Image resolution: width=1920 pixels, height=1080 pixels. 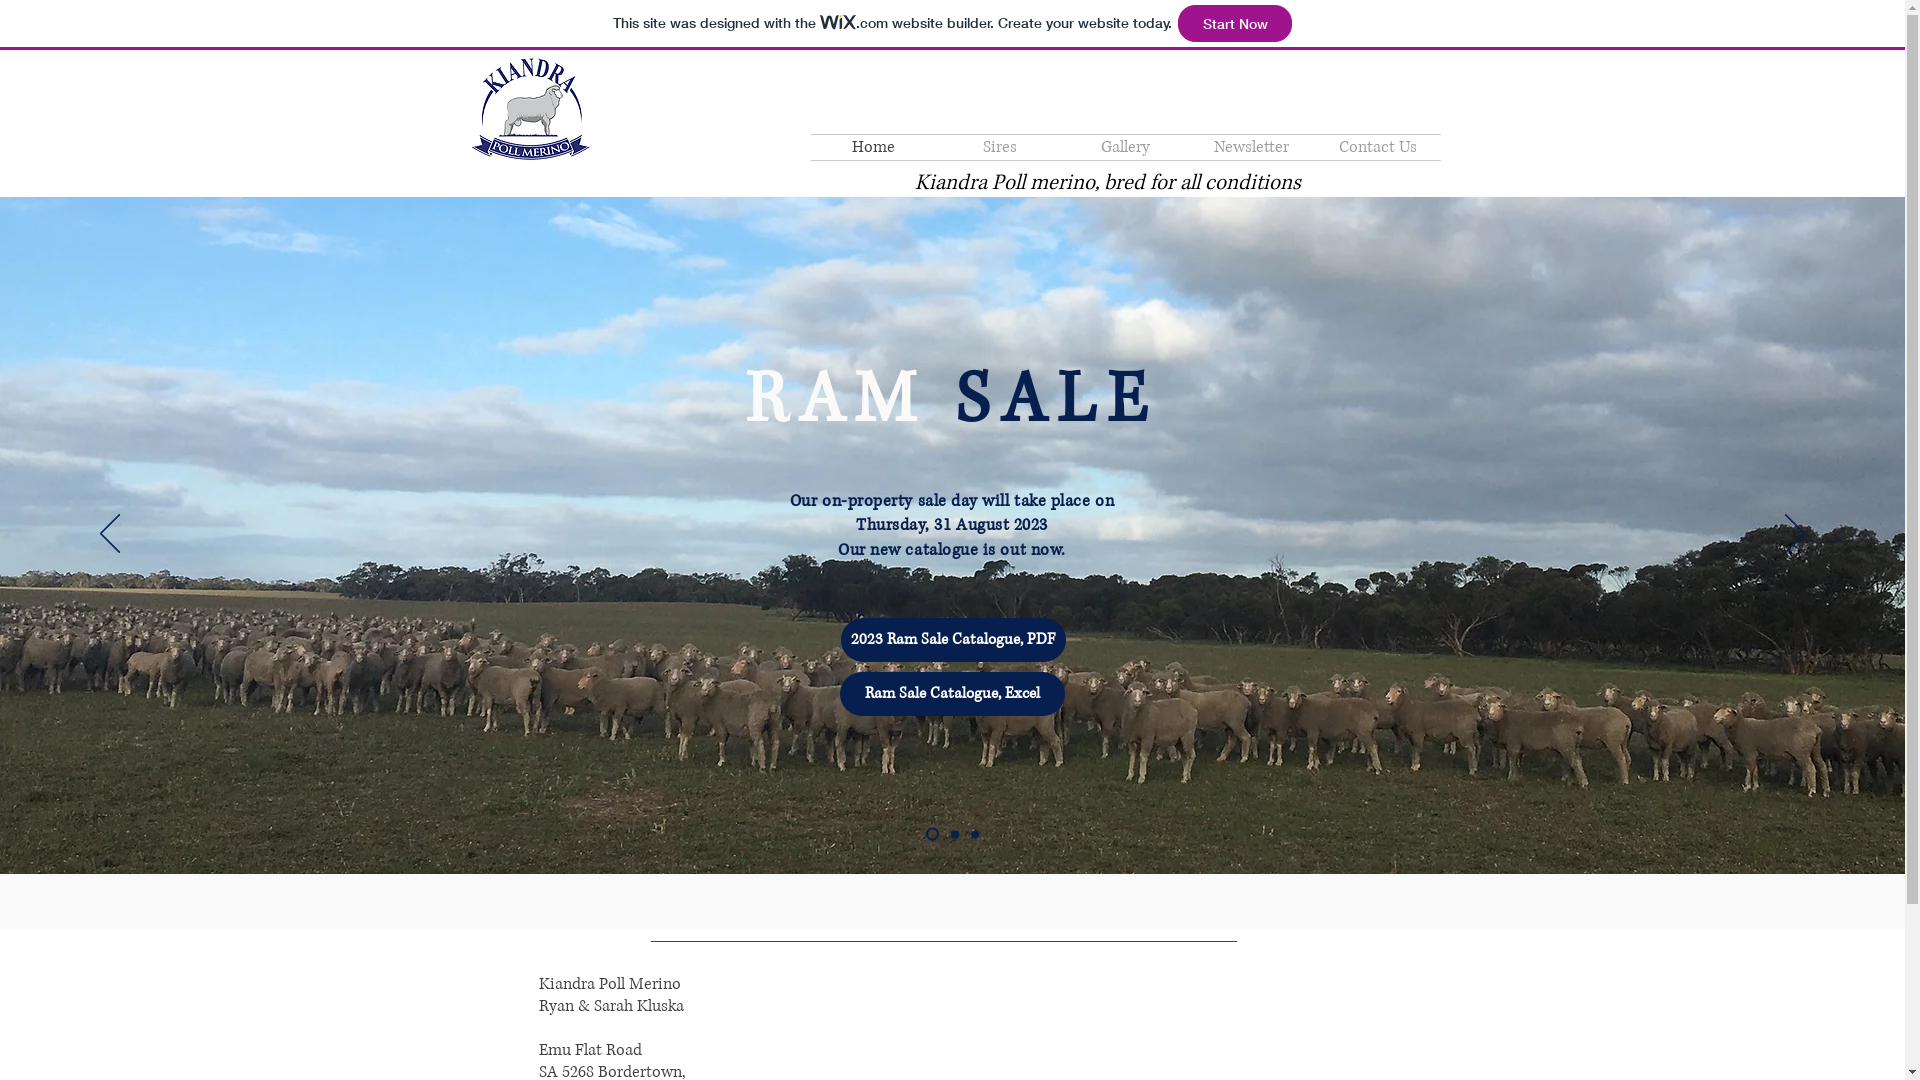 I want to click on 'Newsletter', so click(x=1250, y=146).